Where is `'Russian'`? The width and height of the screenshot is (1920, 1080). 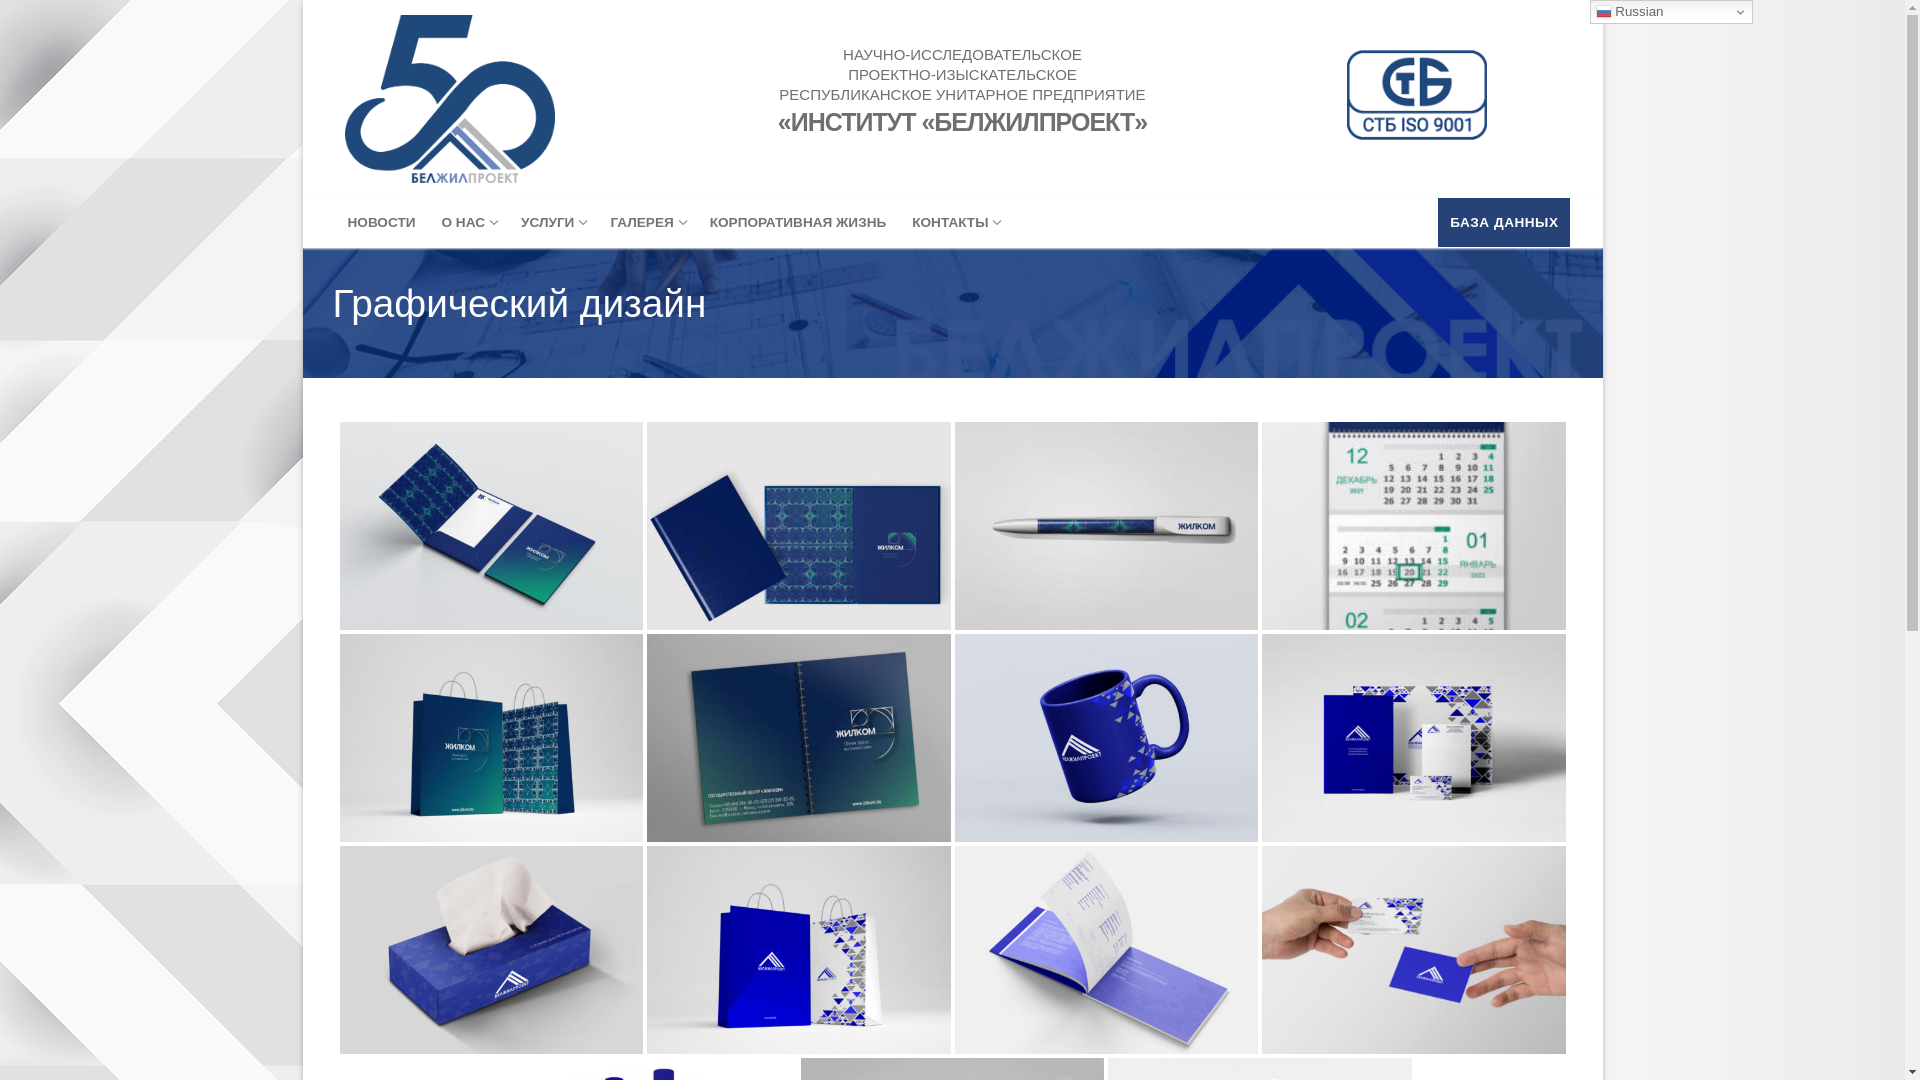 'Russian' is located at coordinates (1671, 11).